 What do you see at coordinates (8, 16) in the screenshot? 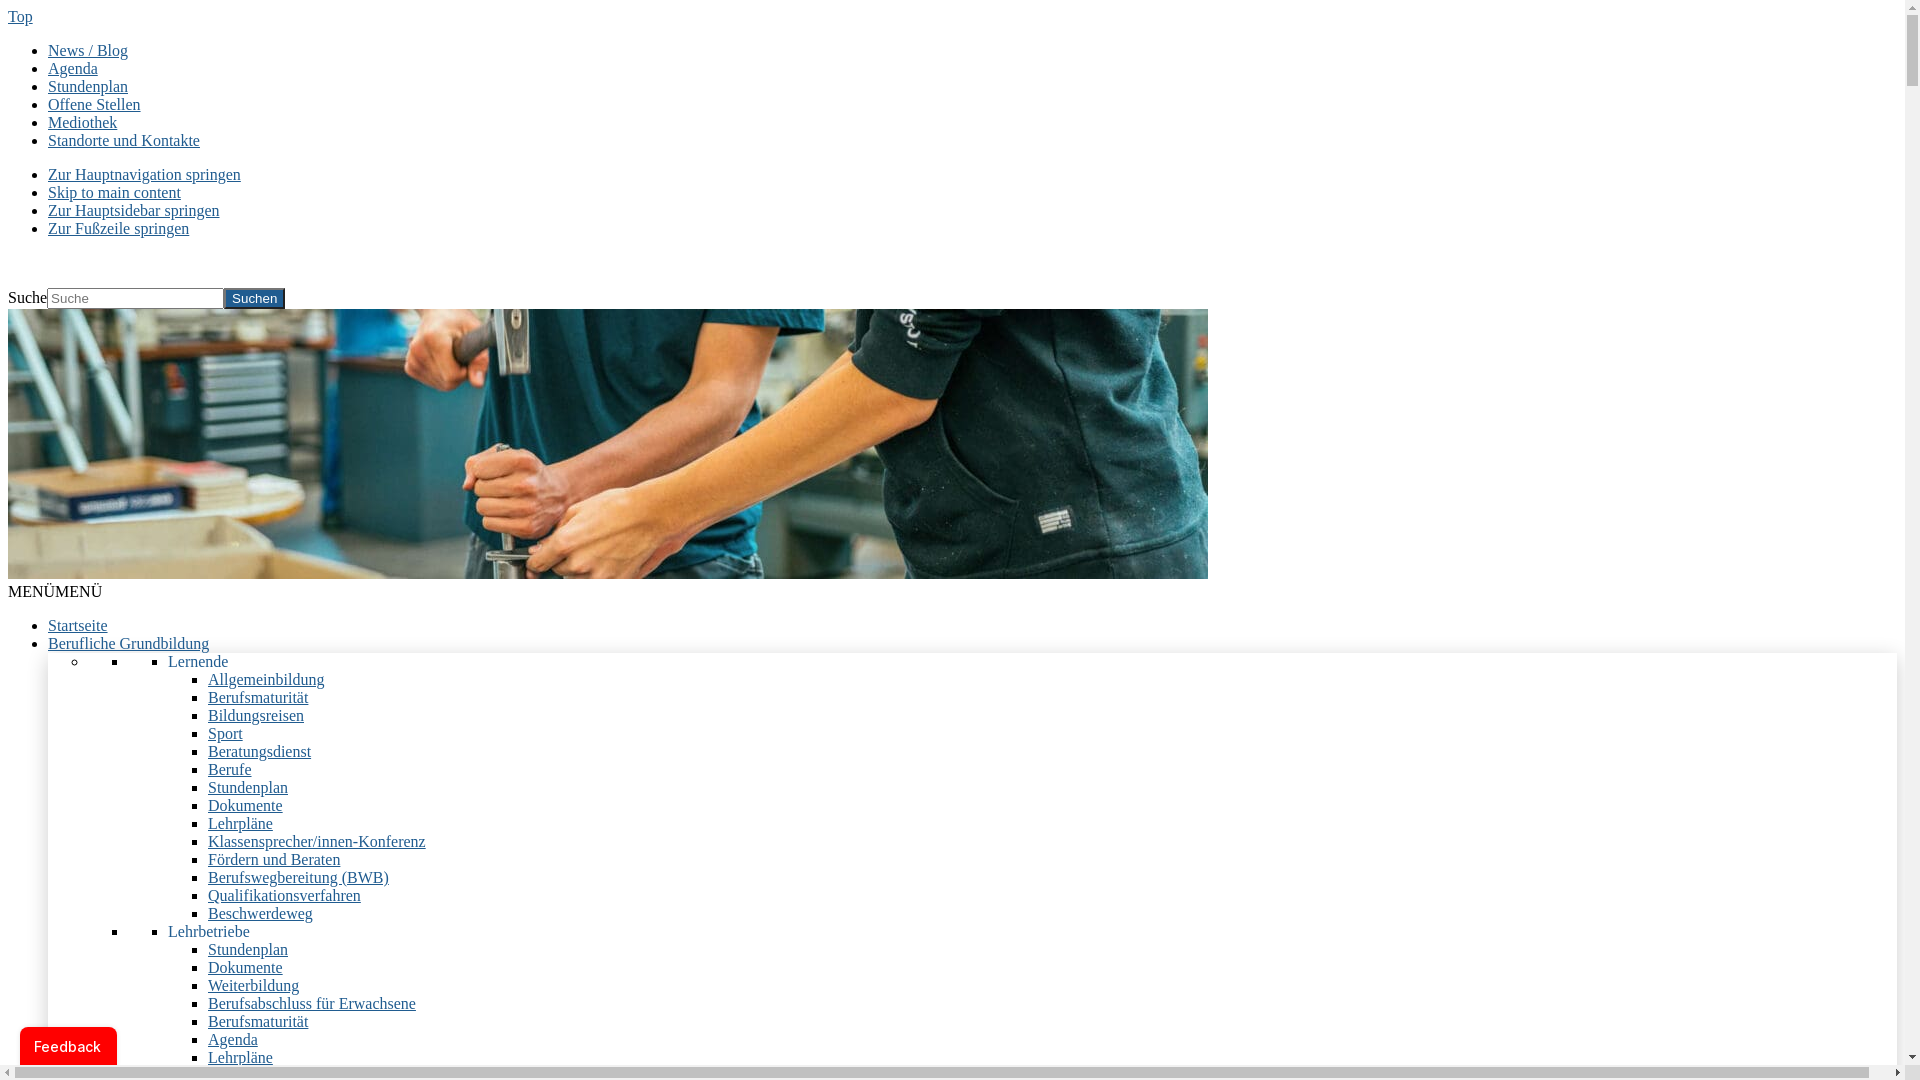
I see `'Top'` at bounding box center [8, 16].